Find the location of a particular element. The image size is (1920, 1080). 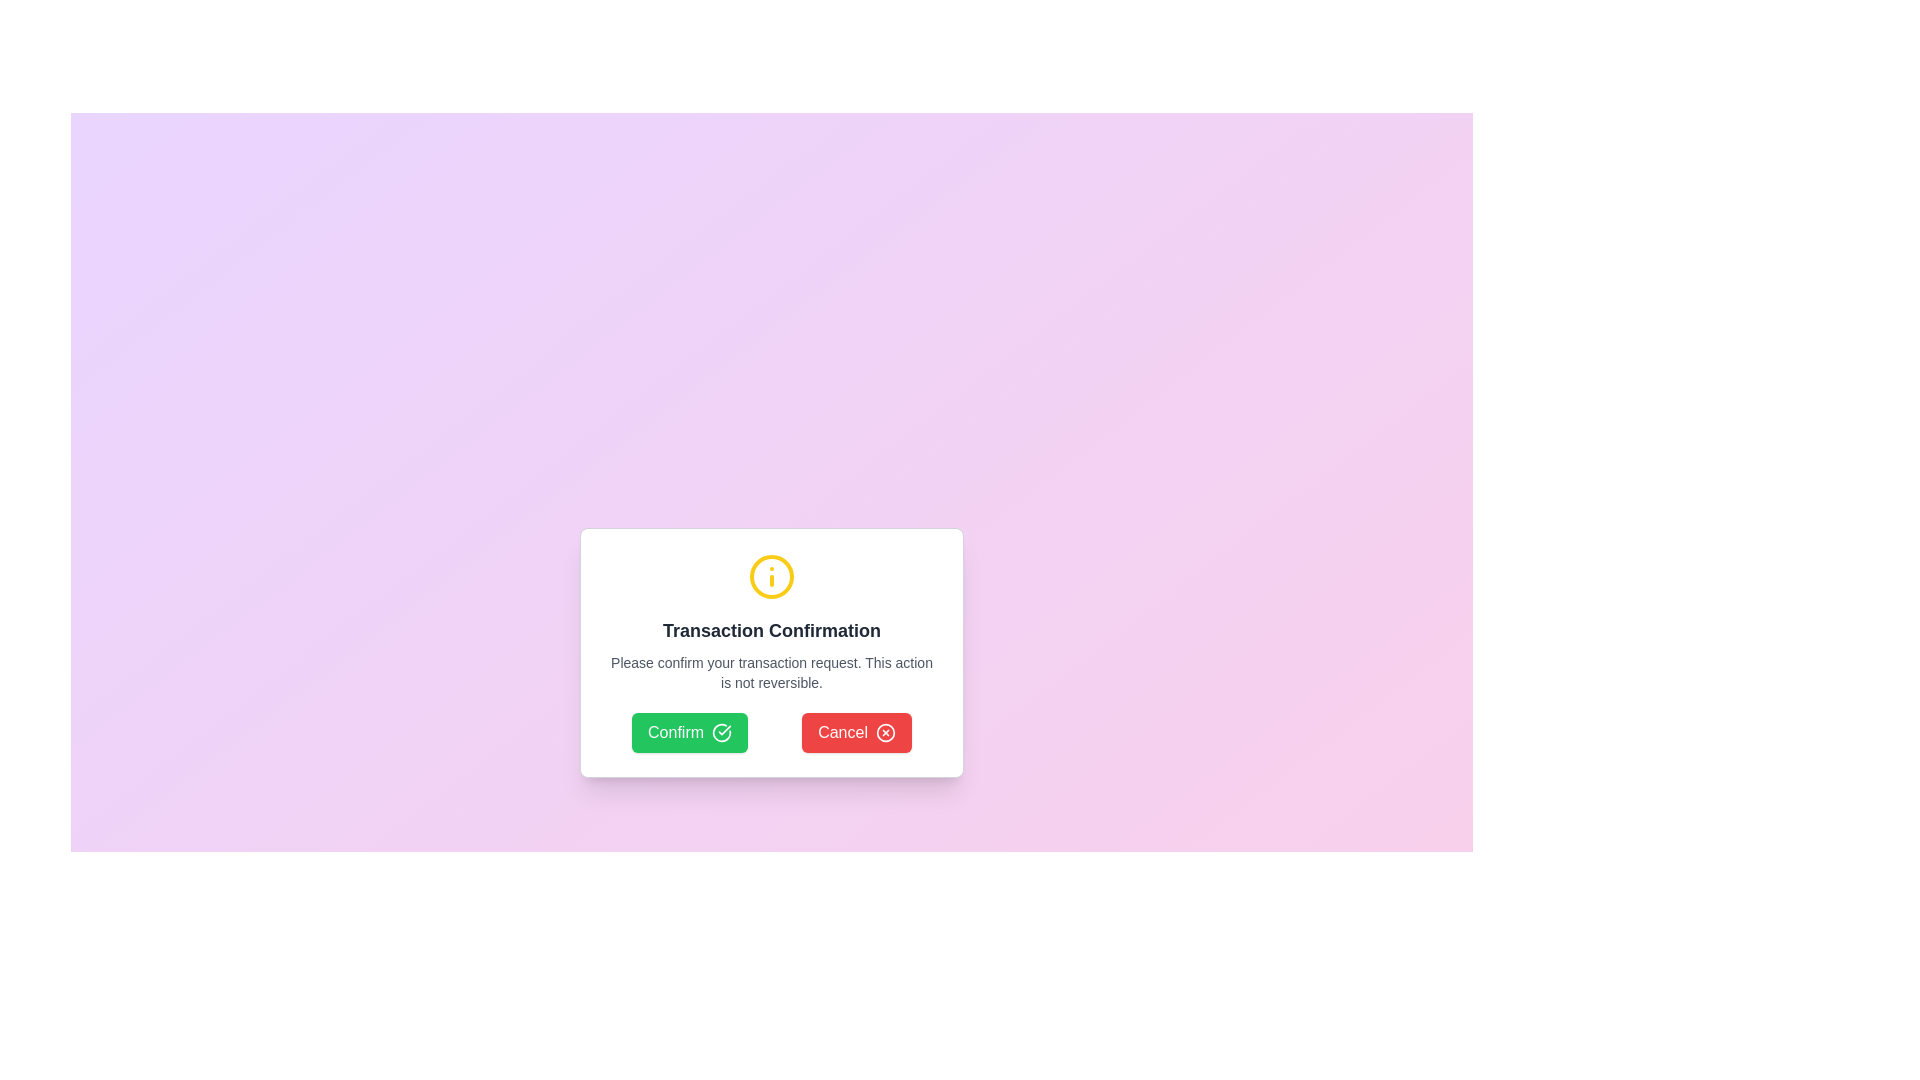

the 'Confirm' button, which is a green button located at the bottom of a modal dialog box is located at coordinates (676, 732).